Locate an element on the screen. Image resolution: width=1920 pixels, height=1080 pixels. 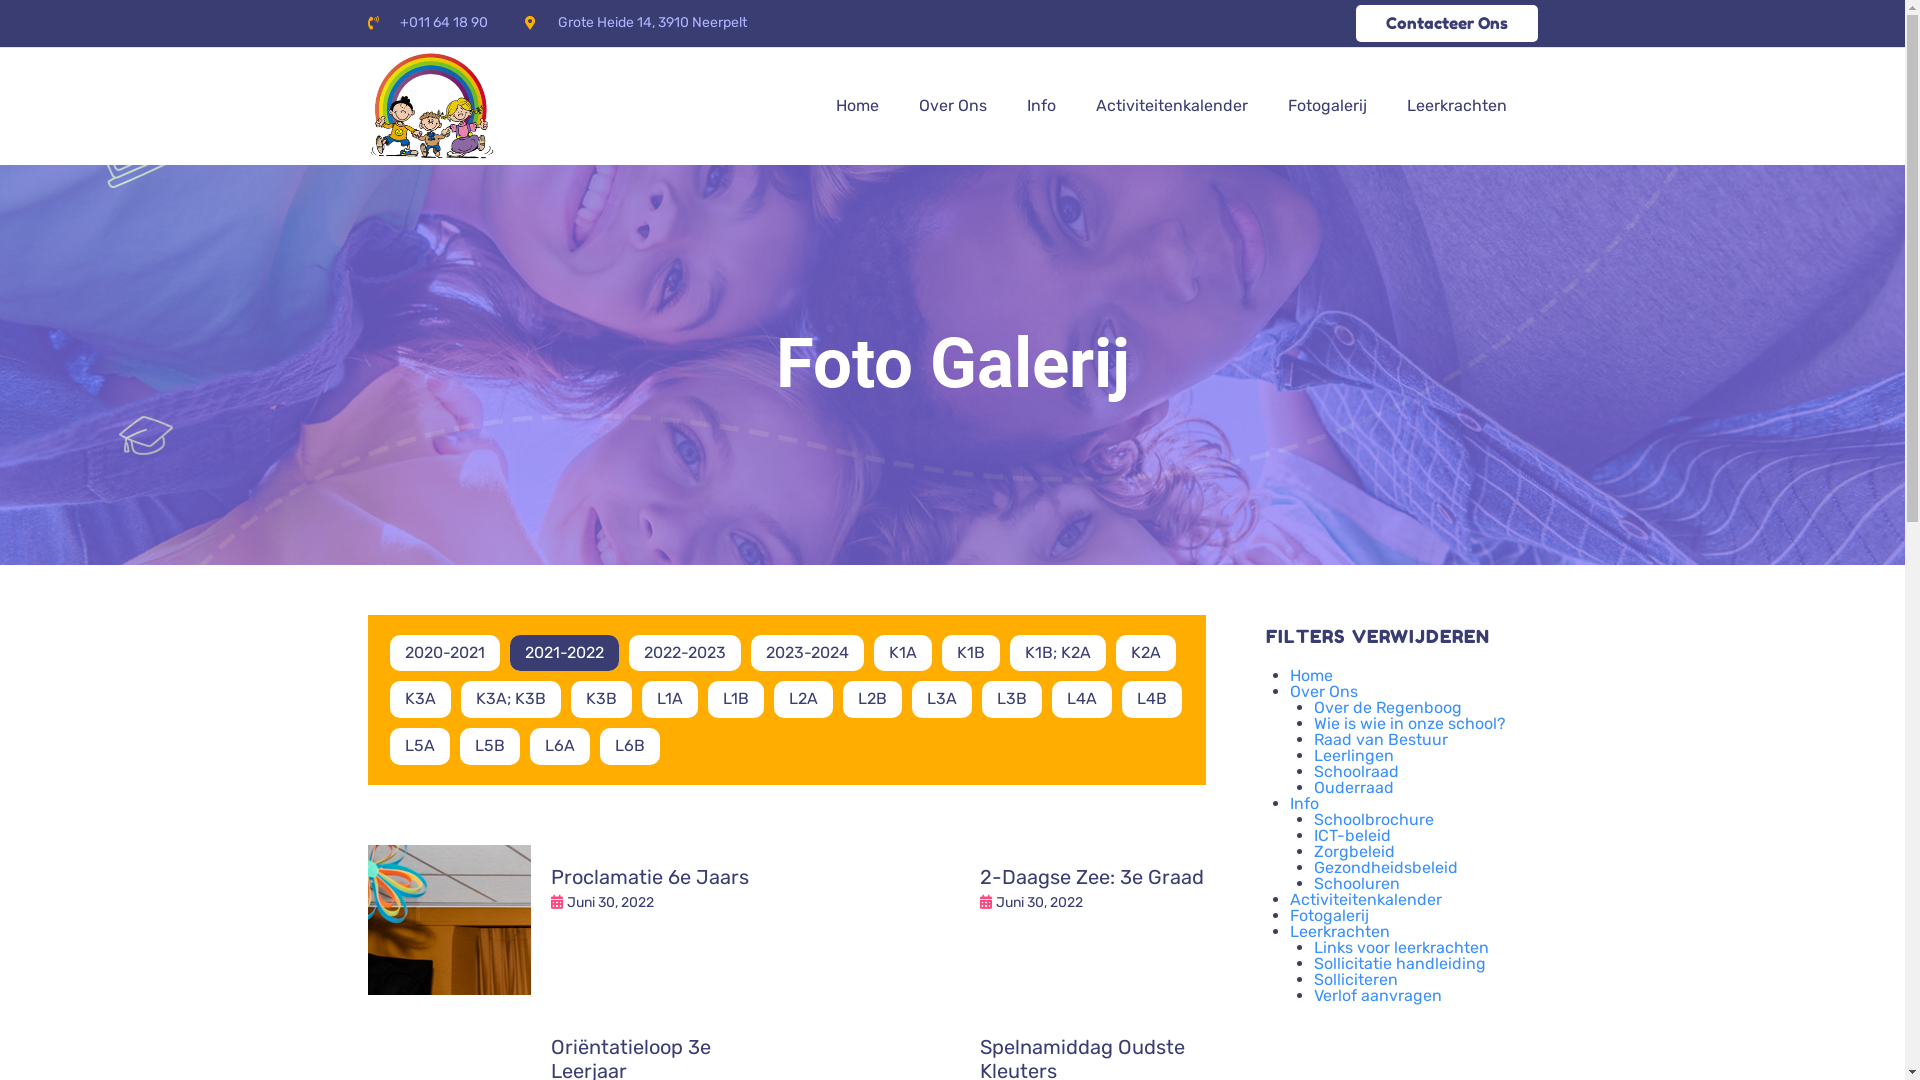
'Solliciteren' is located at coordinates (1314, 978).